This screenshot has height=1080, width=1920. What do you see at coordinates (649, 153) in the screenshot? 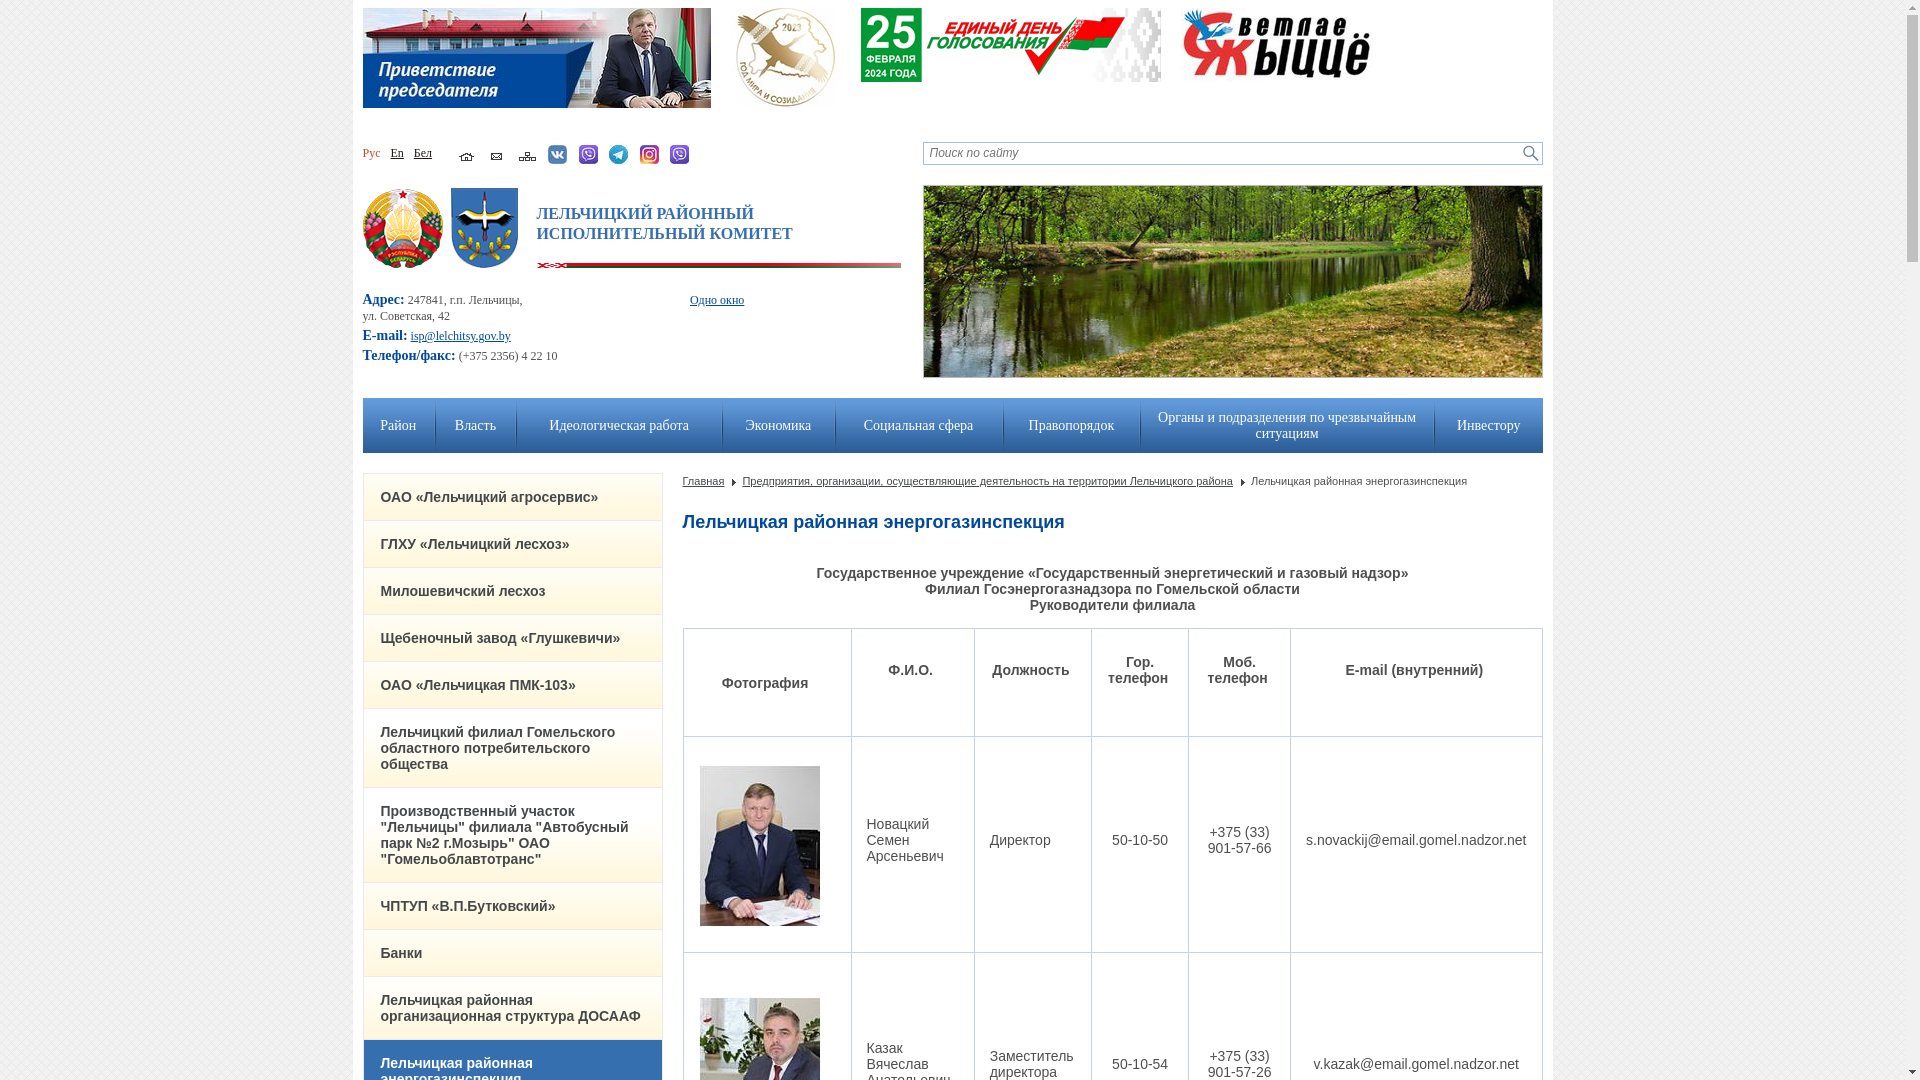
I see `'instagram'` at bounding box center [649, 153].